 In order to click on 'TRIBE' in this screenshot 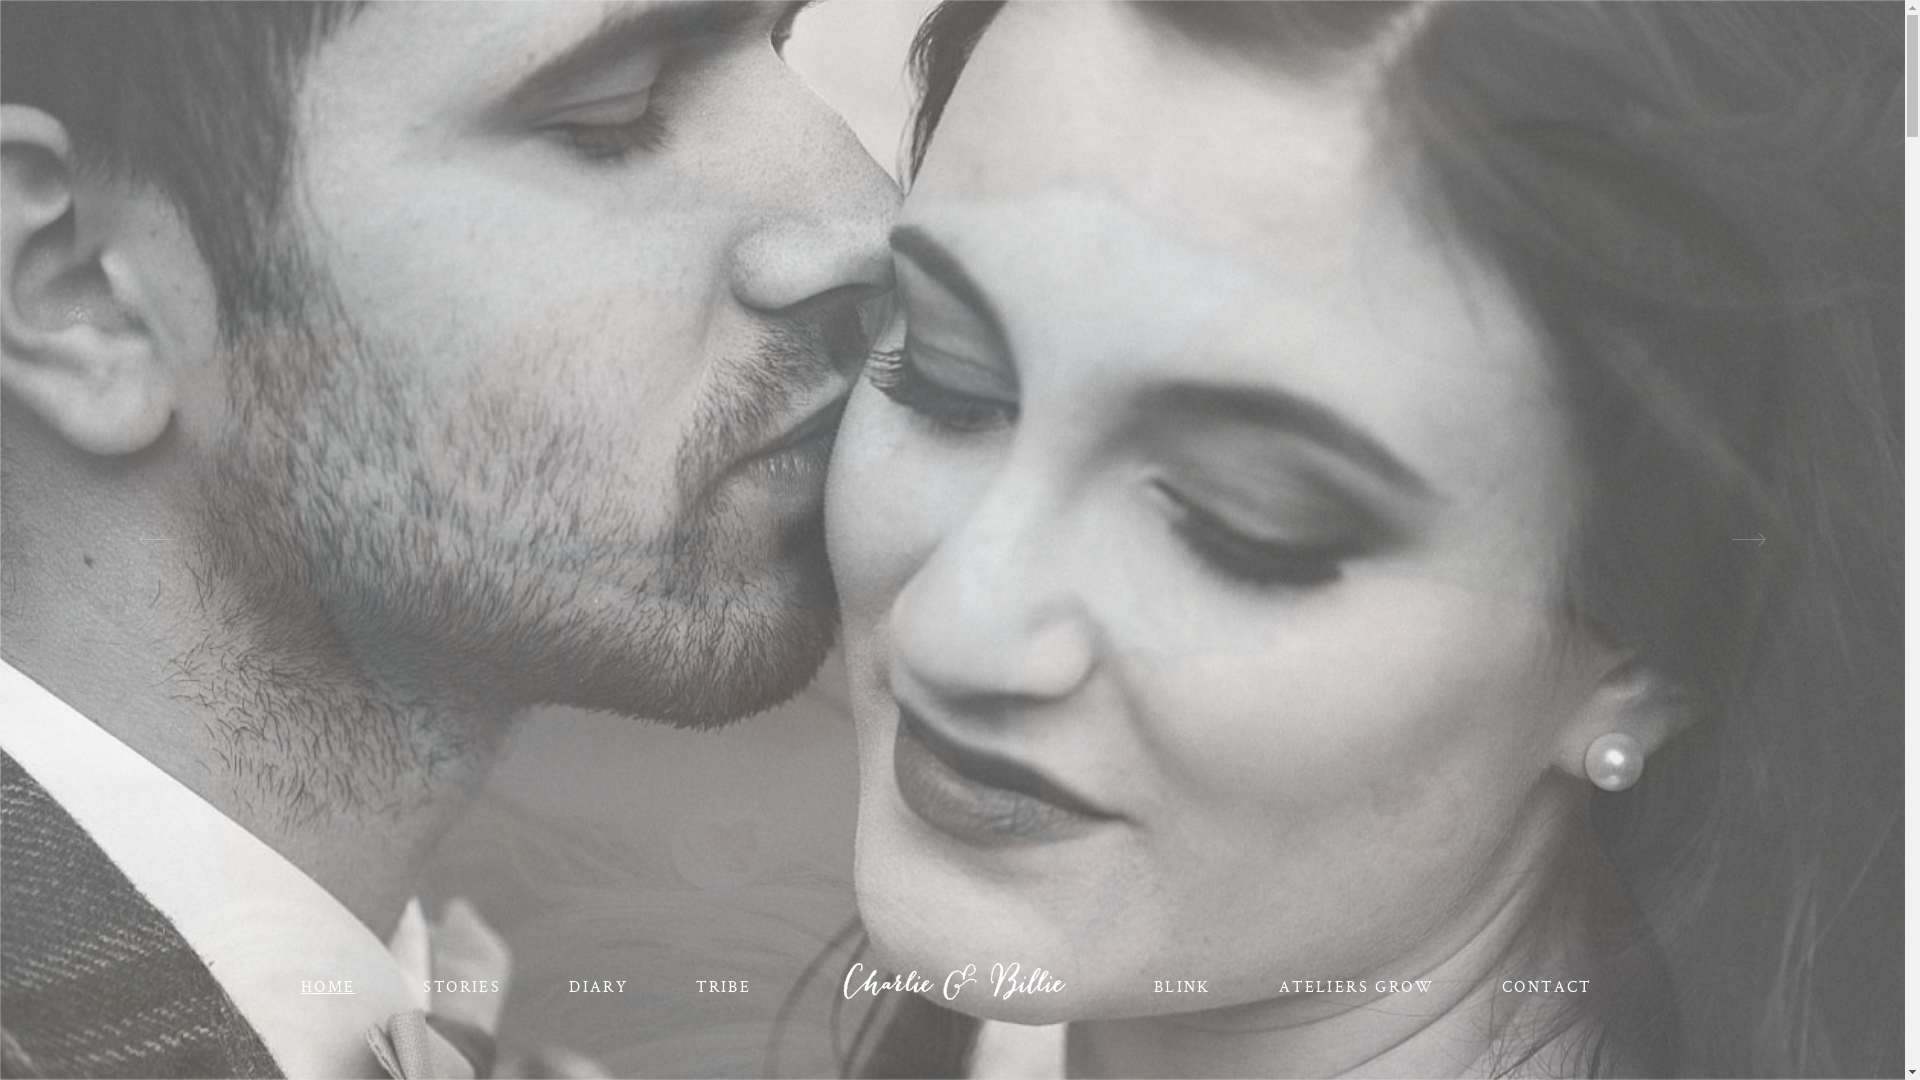, I will do `click(696, 986)`.